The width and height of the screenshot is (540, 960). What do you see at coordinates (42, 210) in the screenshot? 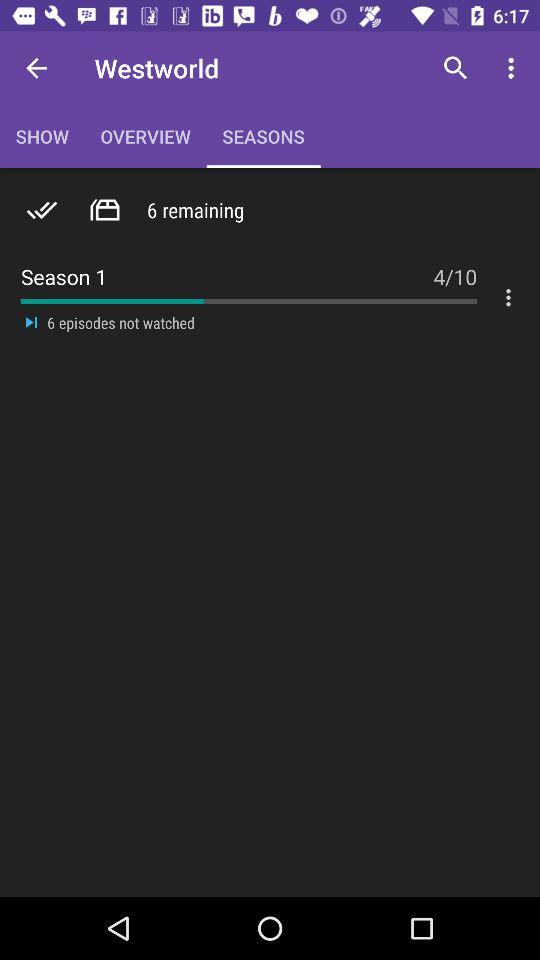
I see `the icon above the season 1 item` at bounding box center [42, 210].